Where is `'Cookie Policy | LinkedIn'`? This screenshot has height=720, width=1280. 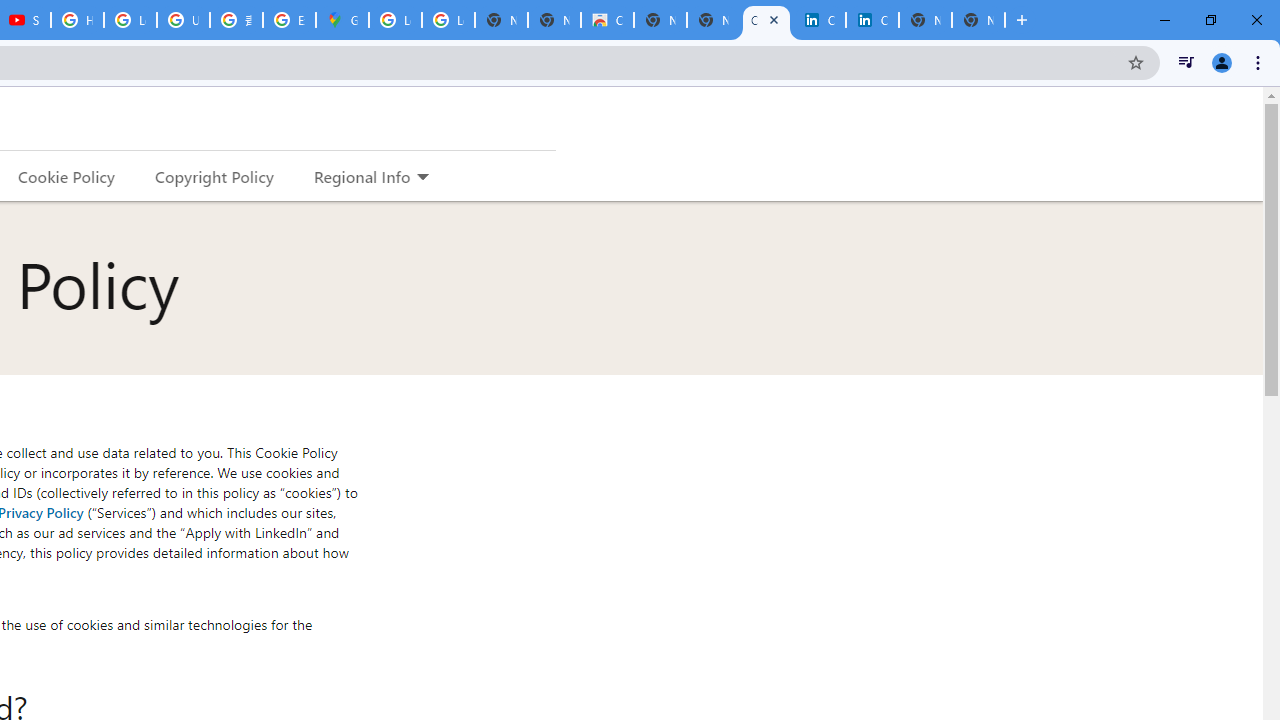
'Cookie Policy | LinkedIn' is located at coordinates (765, 20).